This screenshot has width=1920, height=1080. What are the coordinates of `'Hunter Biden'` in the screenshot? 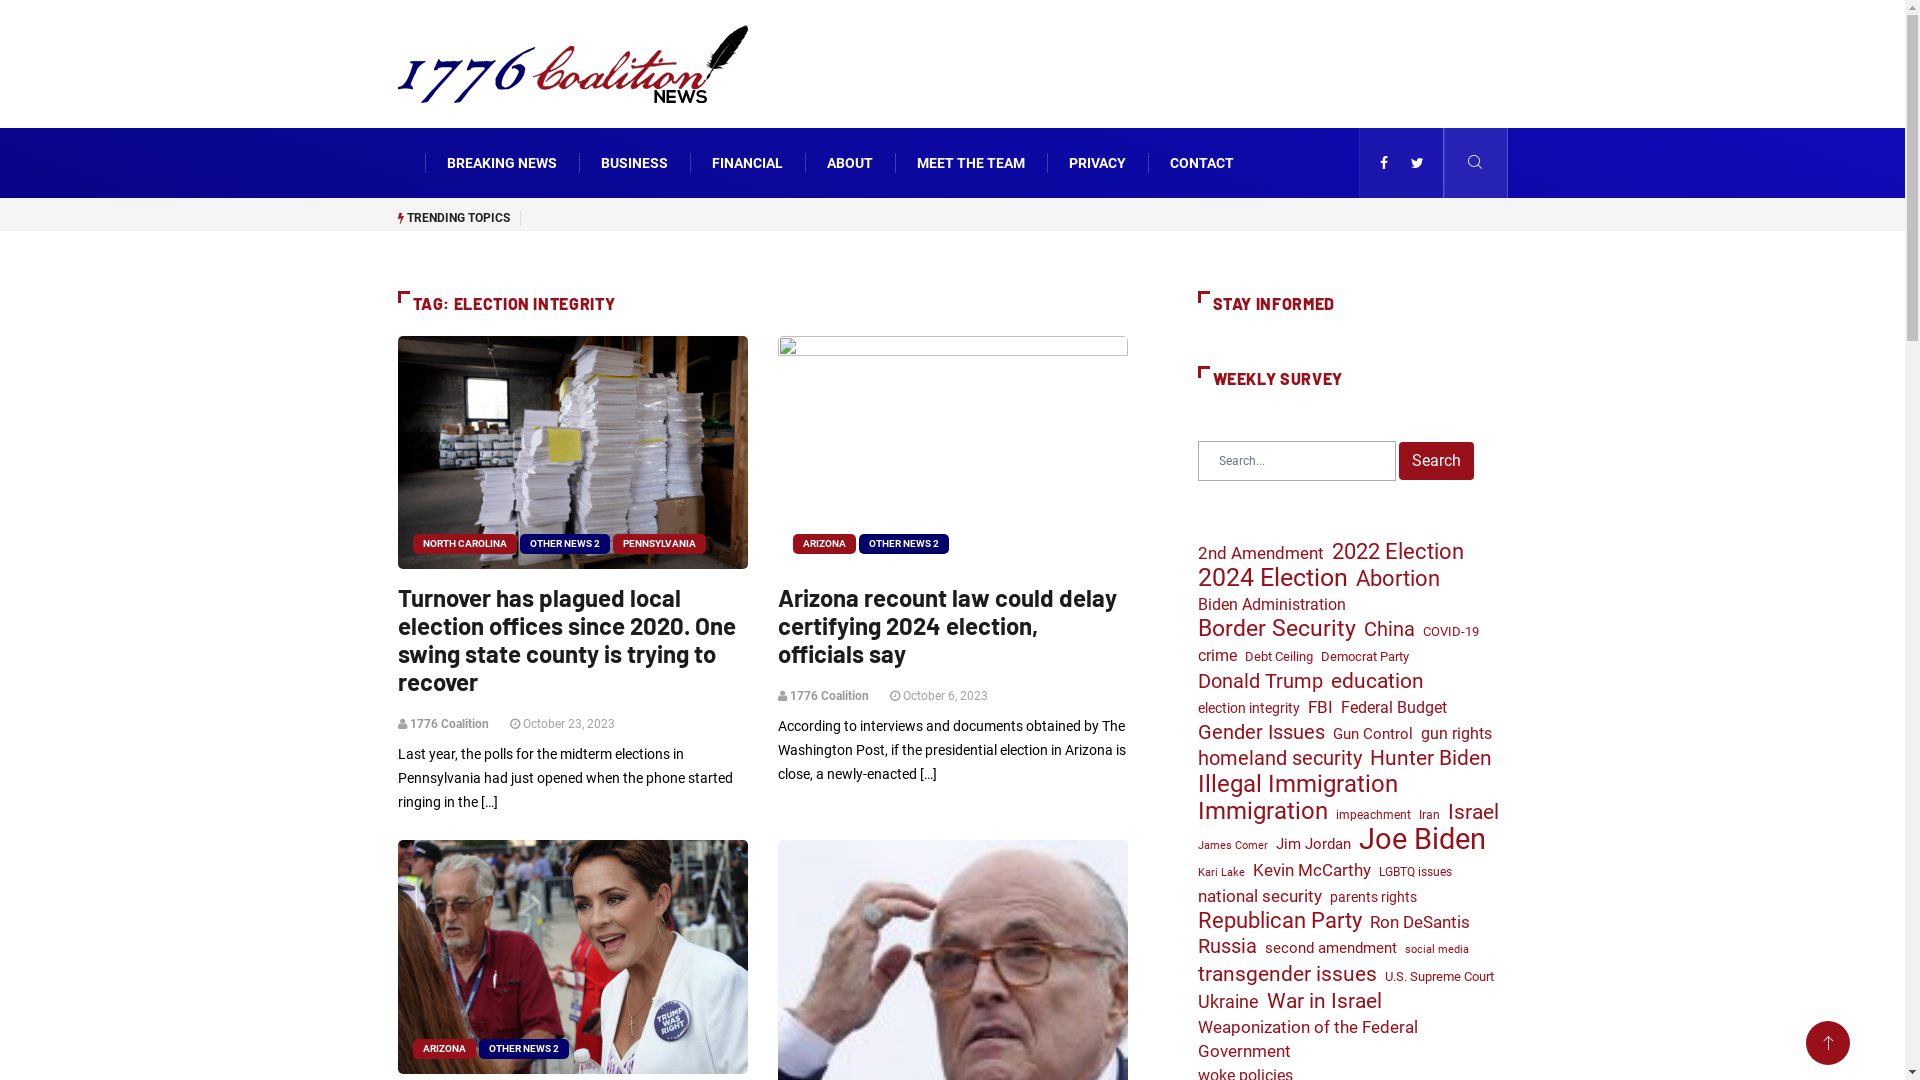 It's located at (1368, 758).